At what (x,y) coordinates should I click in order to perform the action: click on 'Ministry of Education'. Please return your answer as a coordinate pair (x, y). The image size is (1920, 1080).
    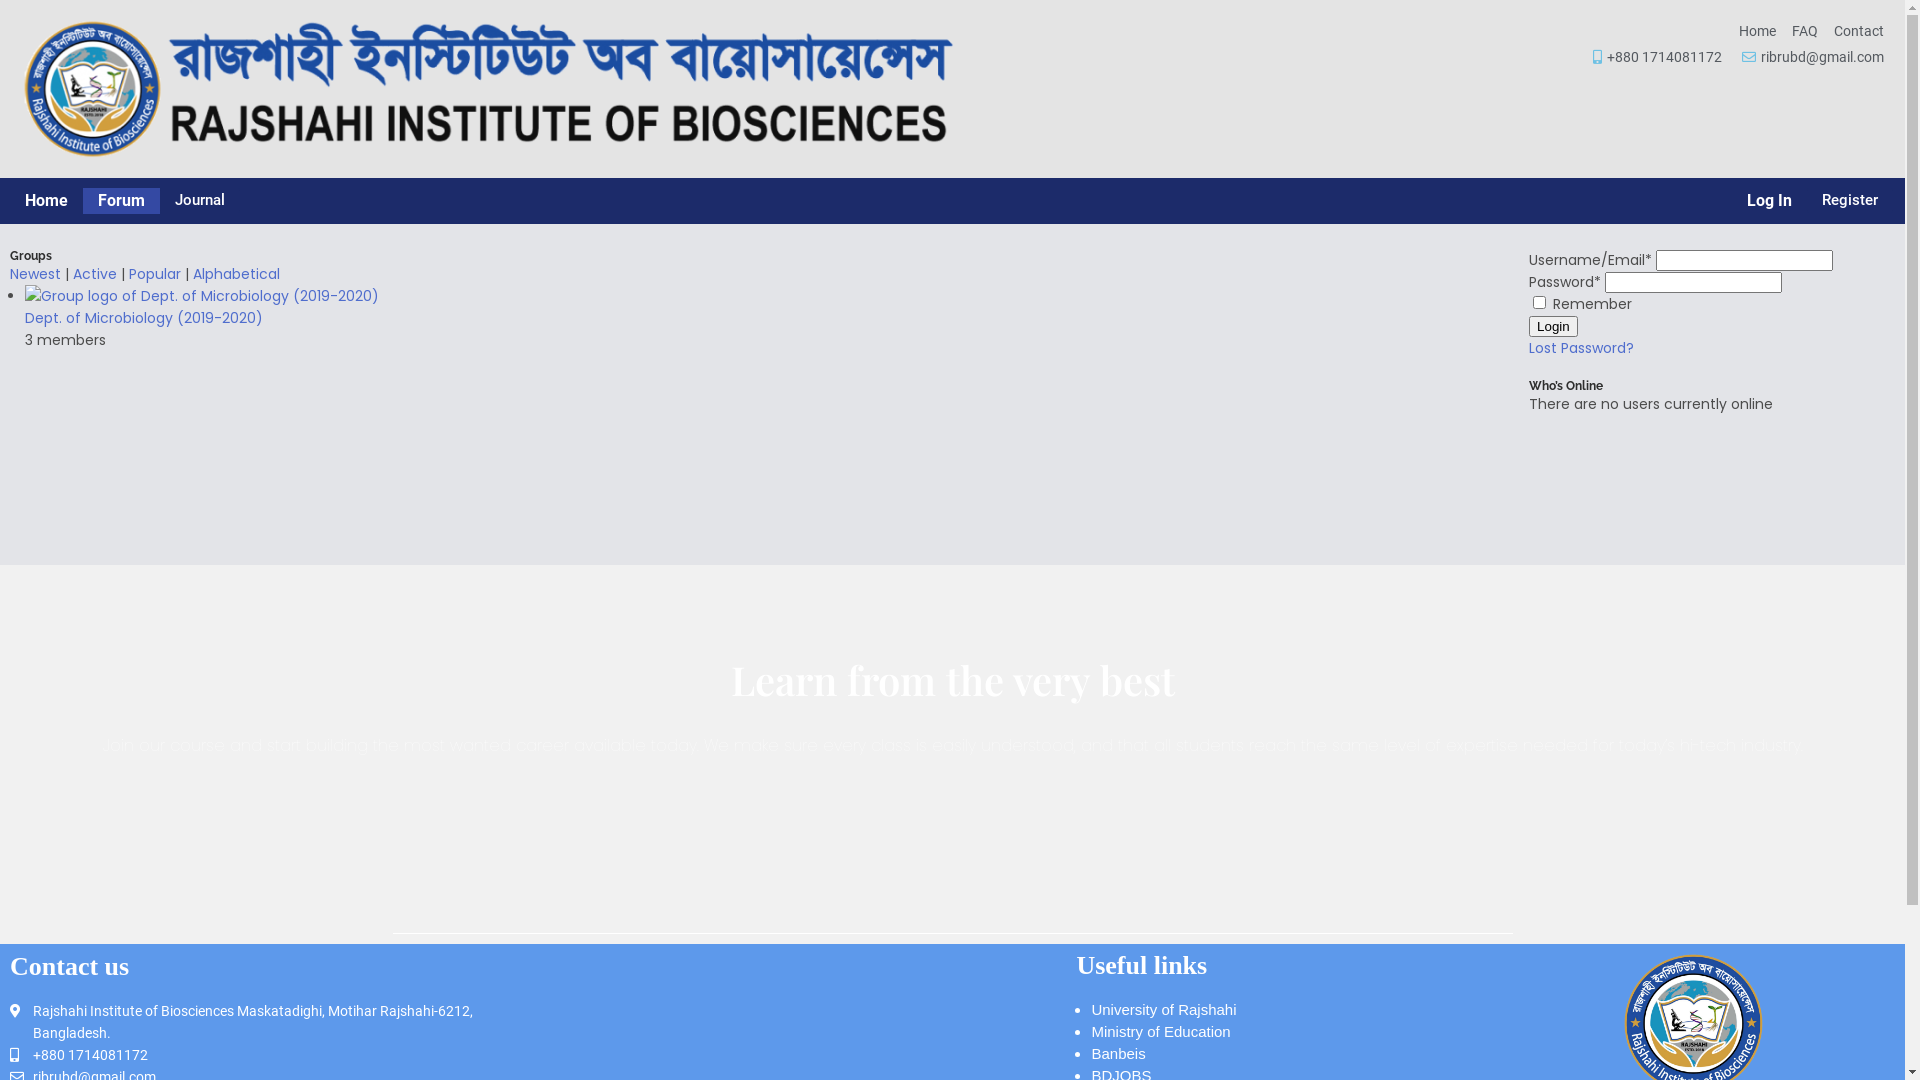
    Looking at the image, I should click on (1160, 1031).